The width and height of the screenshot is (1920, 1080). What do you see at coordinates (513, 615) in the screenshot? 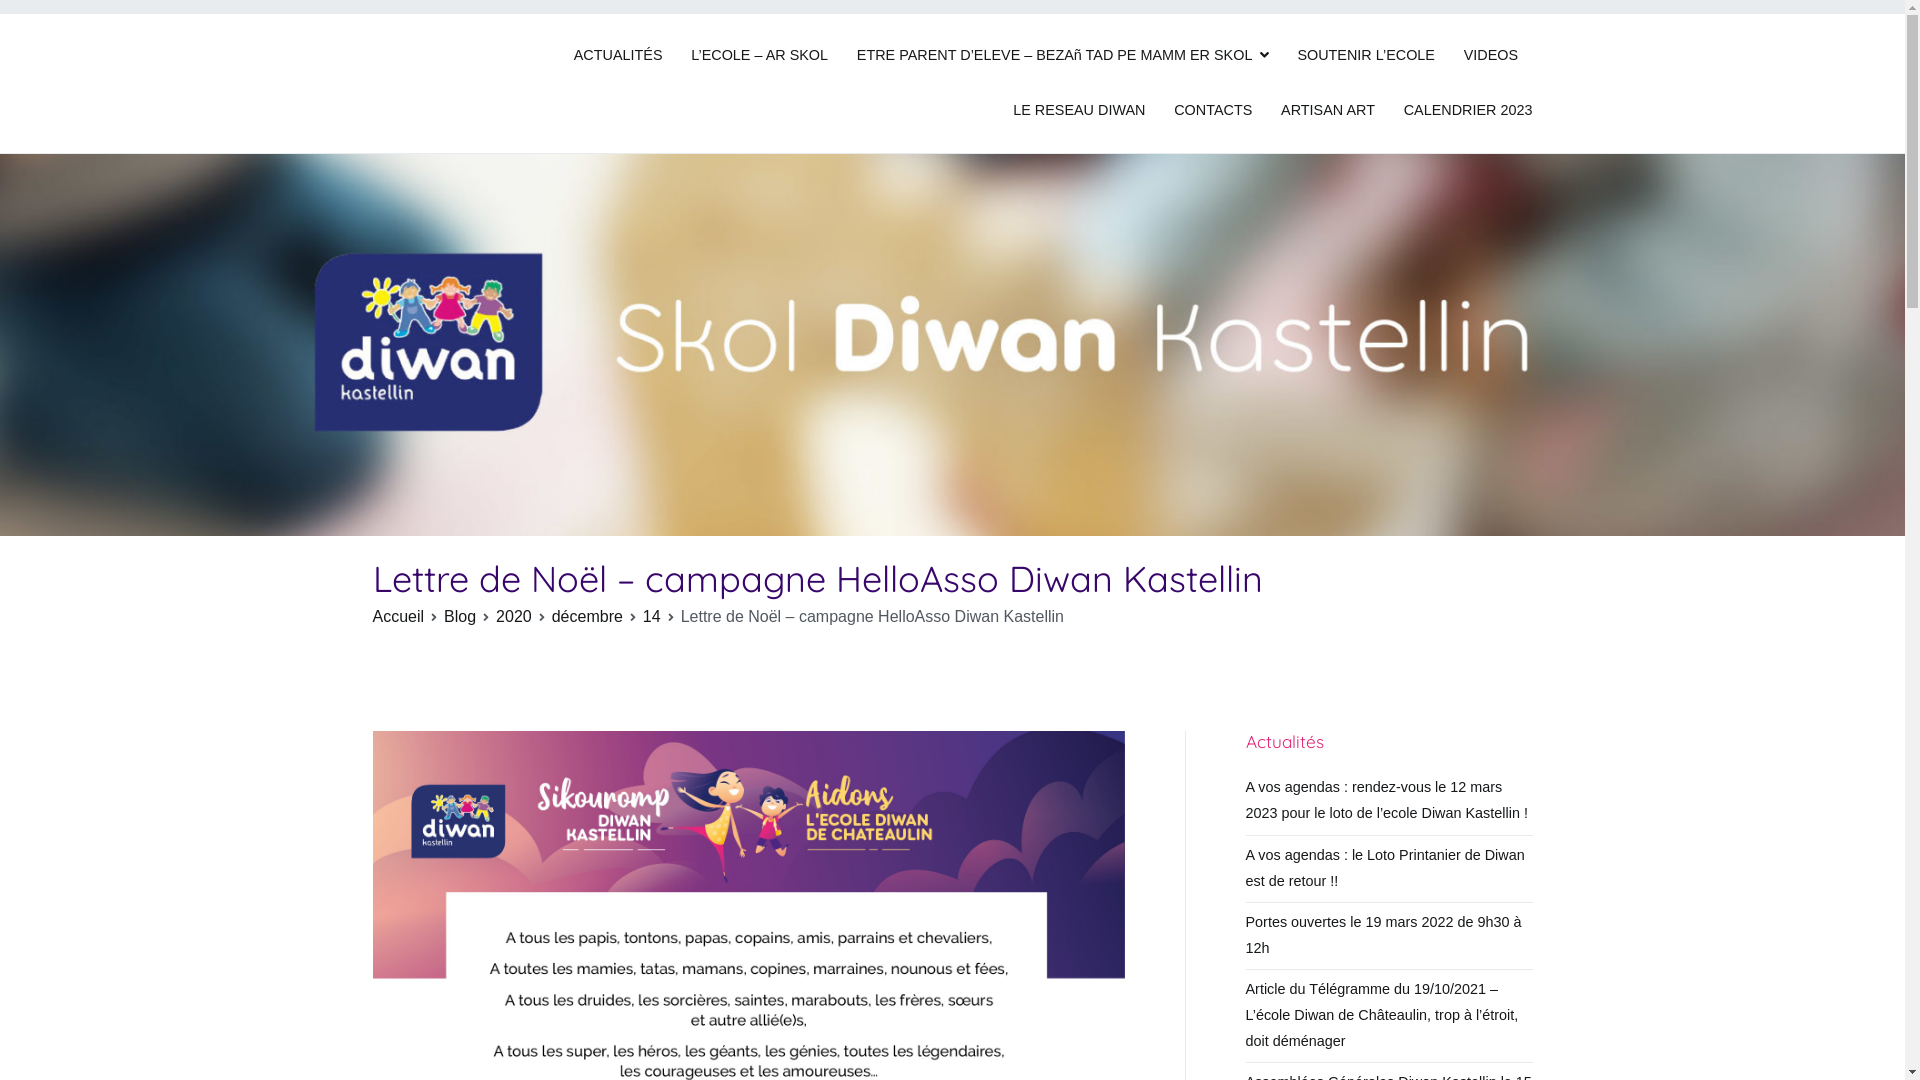
I see `'2020'` at bounding box center [513, 615].